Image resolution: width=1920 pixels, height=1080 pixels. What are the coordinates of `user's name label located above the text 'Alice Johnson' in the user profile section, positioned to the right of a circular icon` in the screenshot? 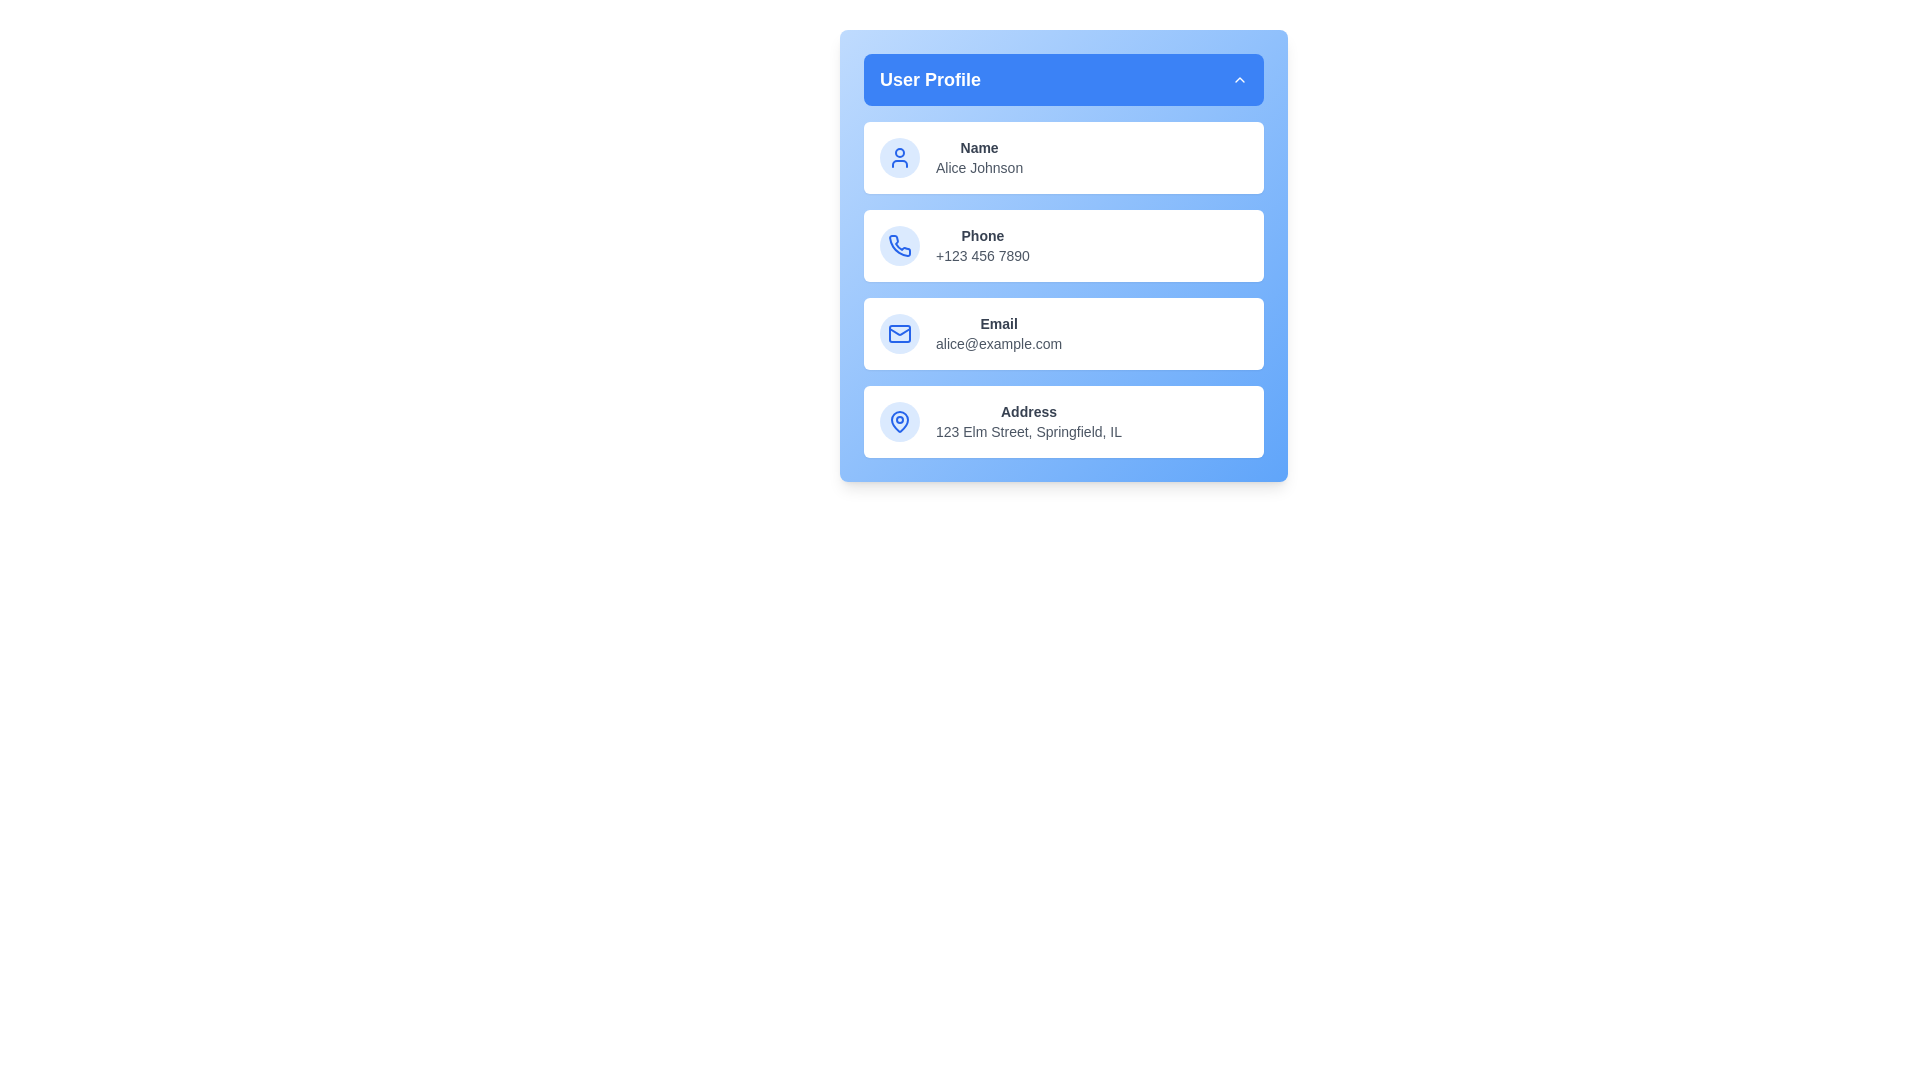 It's located at (979, 146).